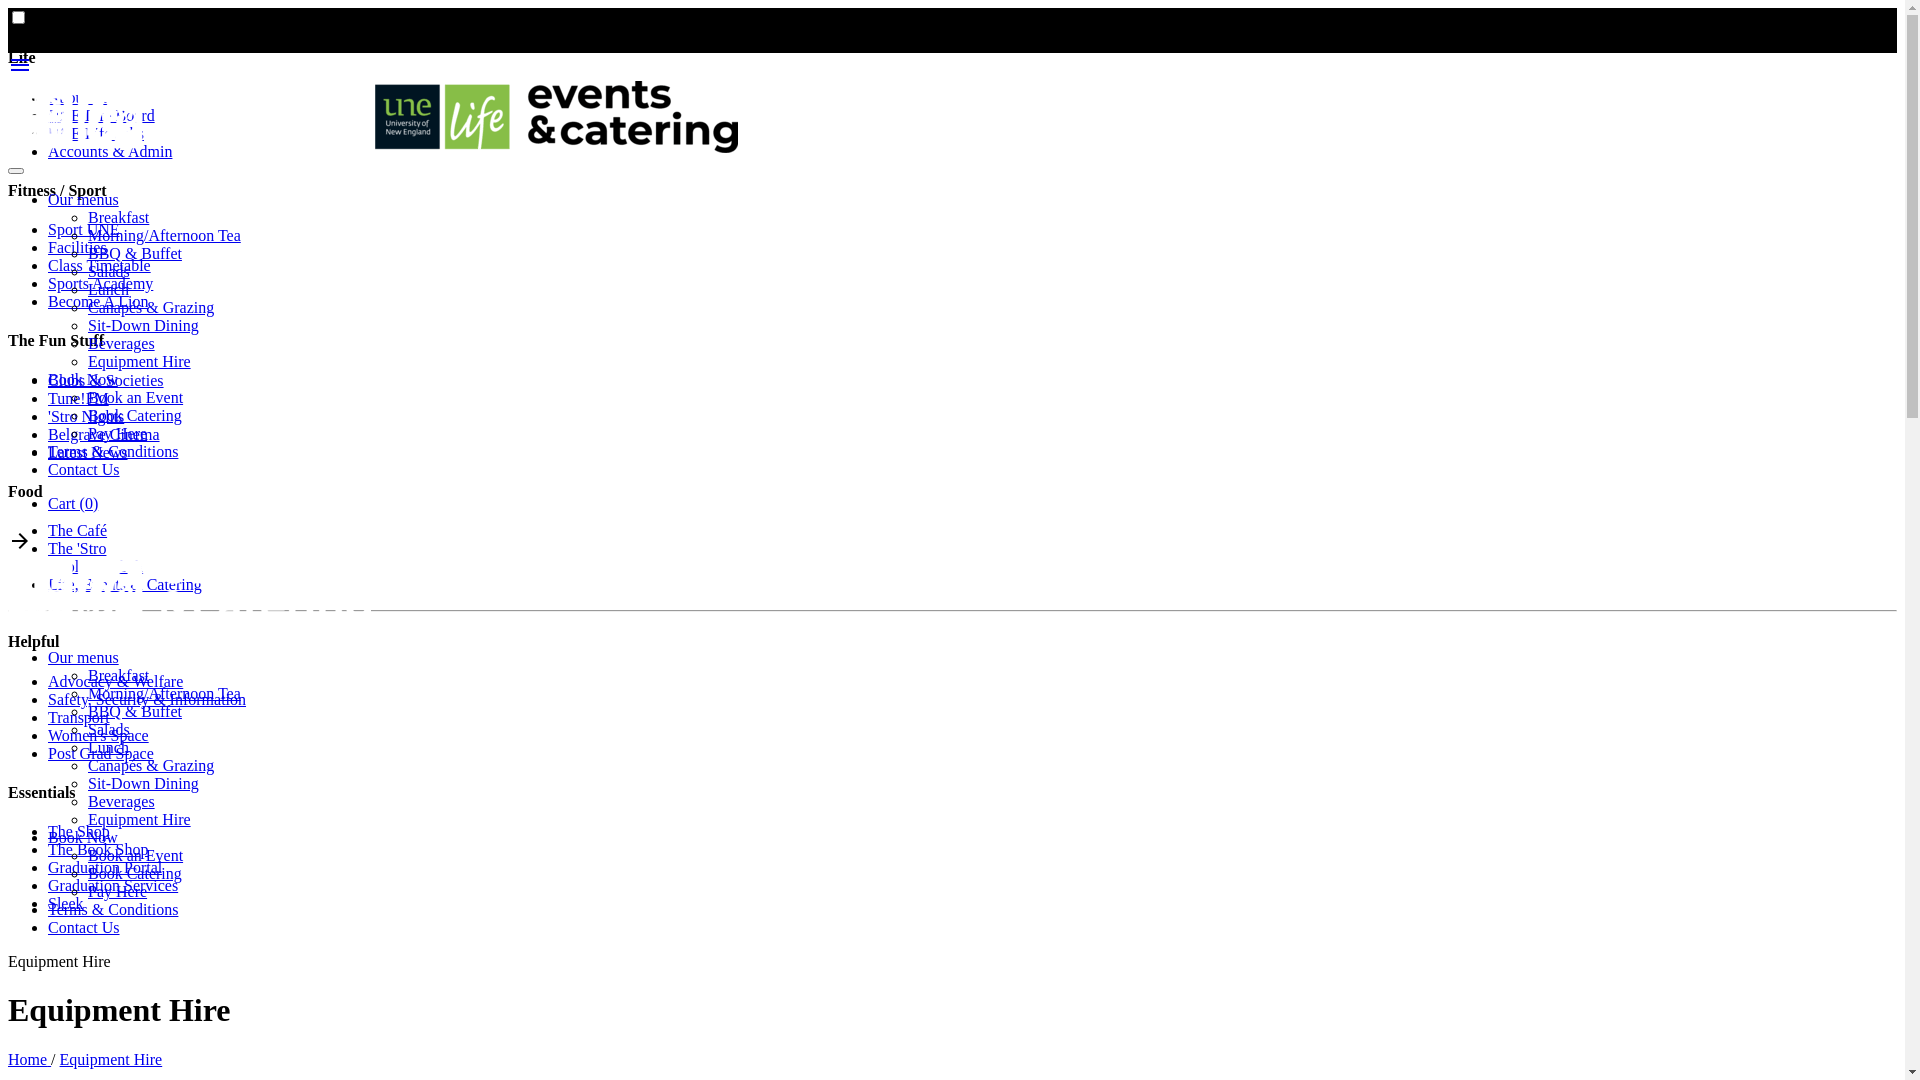 The image size is (1920, 1080). What do you see at coordinates (96, 301) in the screenshot?
I see `'Become A Lion'` at bounding box center [96, 301].